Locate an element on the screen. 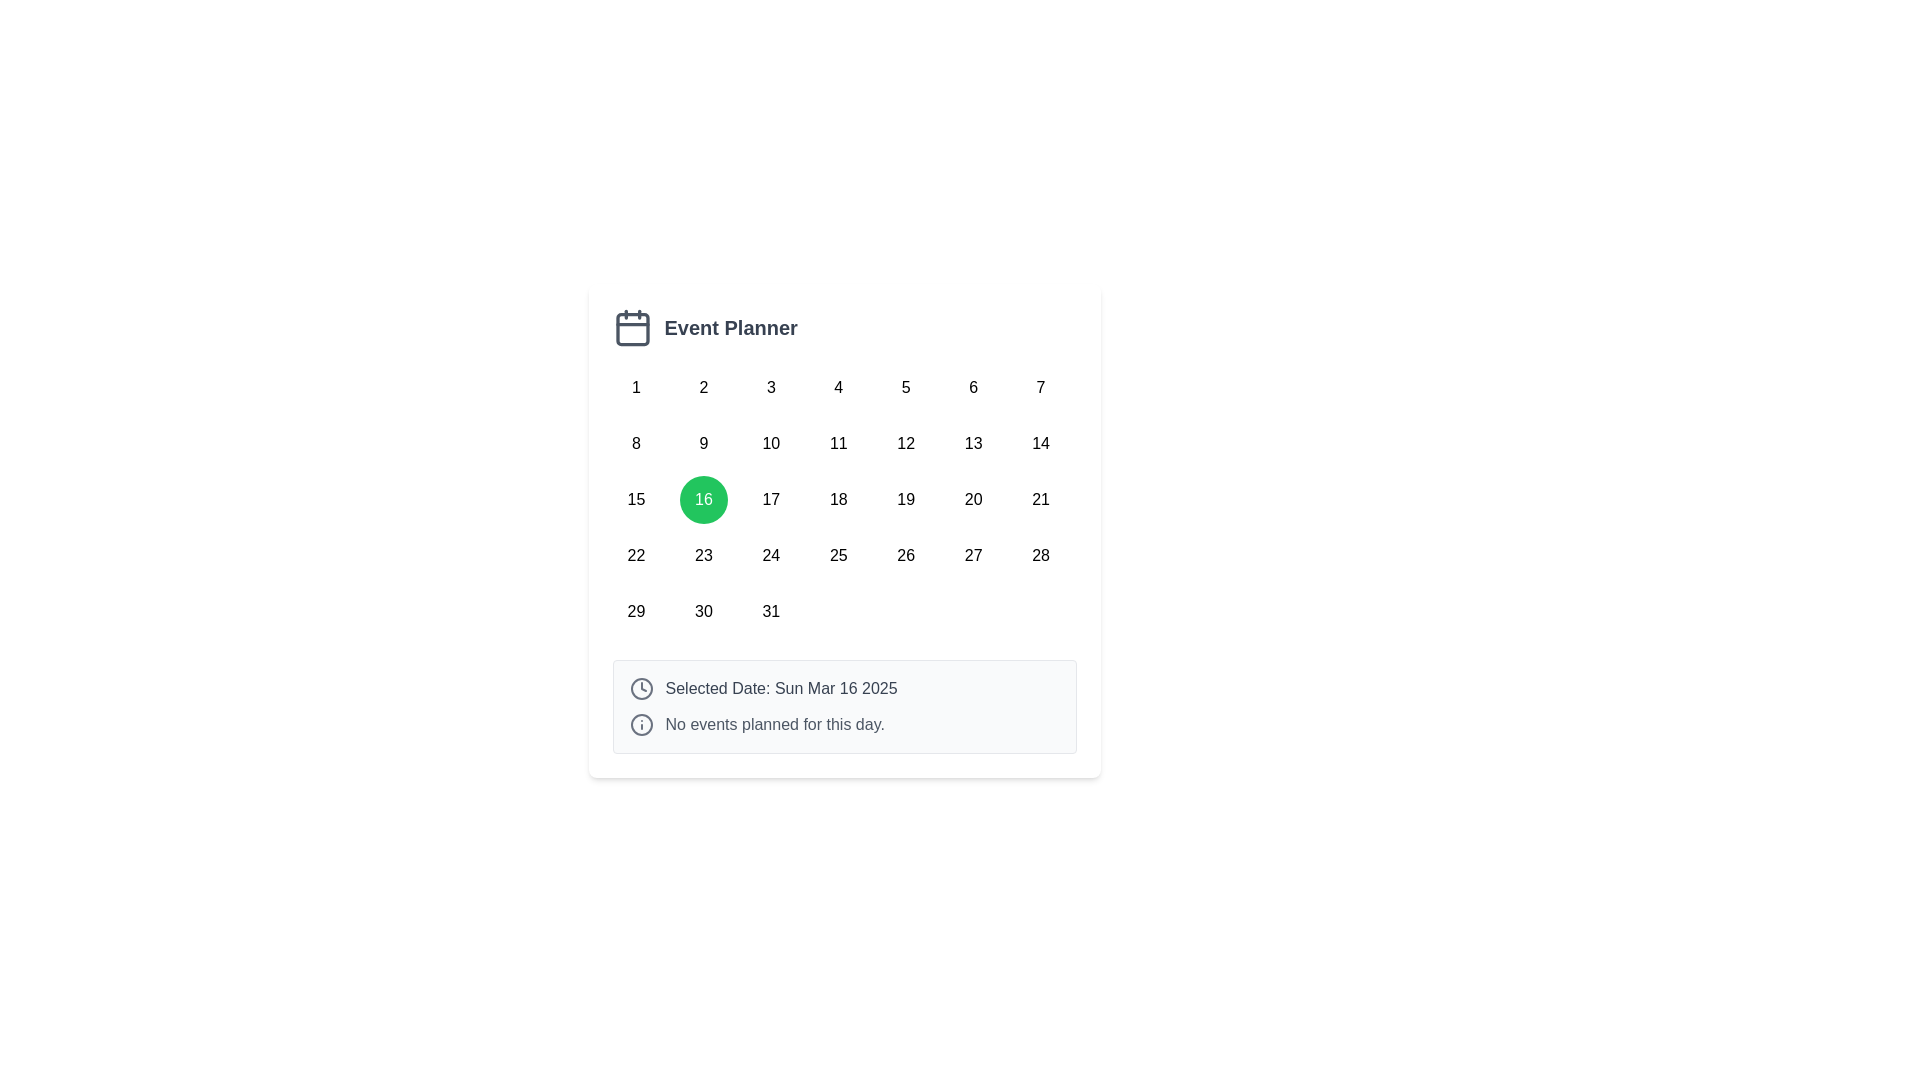 Image resolution: width=1920 pixels, height=1080 pixels. the informational icon located to the left of the text 'No events planned for this day.' in the lower part of the calendar interface is located at coordinates (641, 725).